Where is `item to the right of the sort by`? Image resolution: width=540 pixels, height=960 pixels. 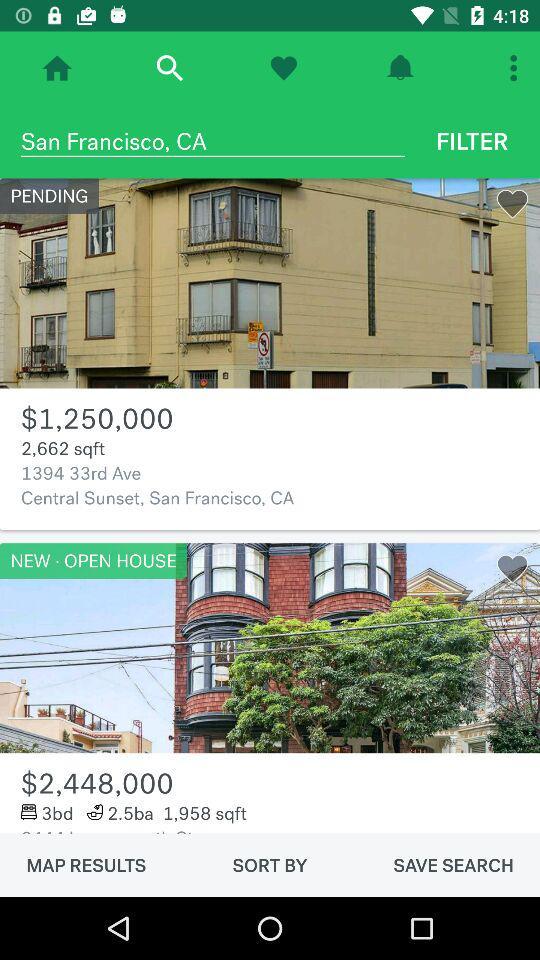
item to the right of the sort by is located at coordinates (453, 864).